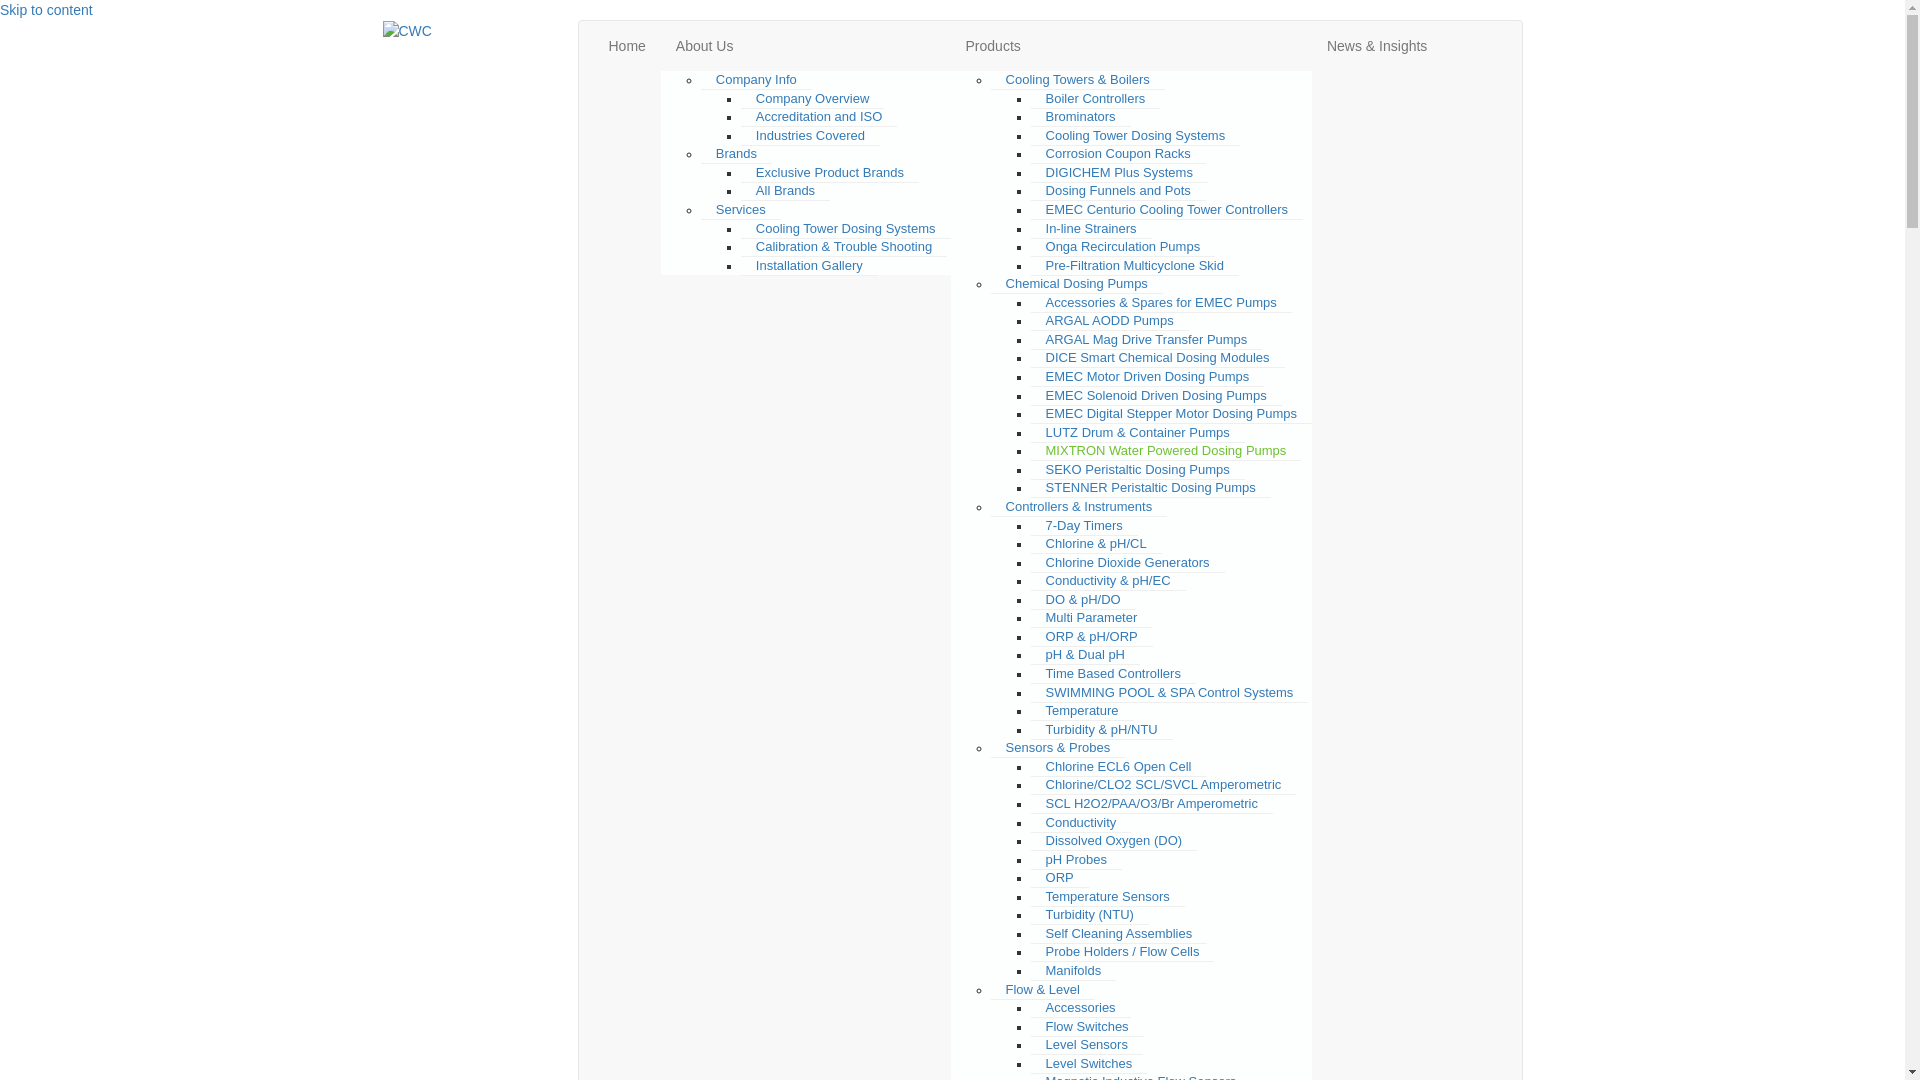 This screenshot has width=1920, height=1080. What do you see at coordinates (1031, 470) in the screenshot?
I see `'SEKO Peristaltic Dosing Pumps'` at bounding box center [1031, 470].